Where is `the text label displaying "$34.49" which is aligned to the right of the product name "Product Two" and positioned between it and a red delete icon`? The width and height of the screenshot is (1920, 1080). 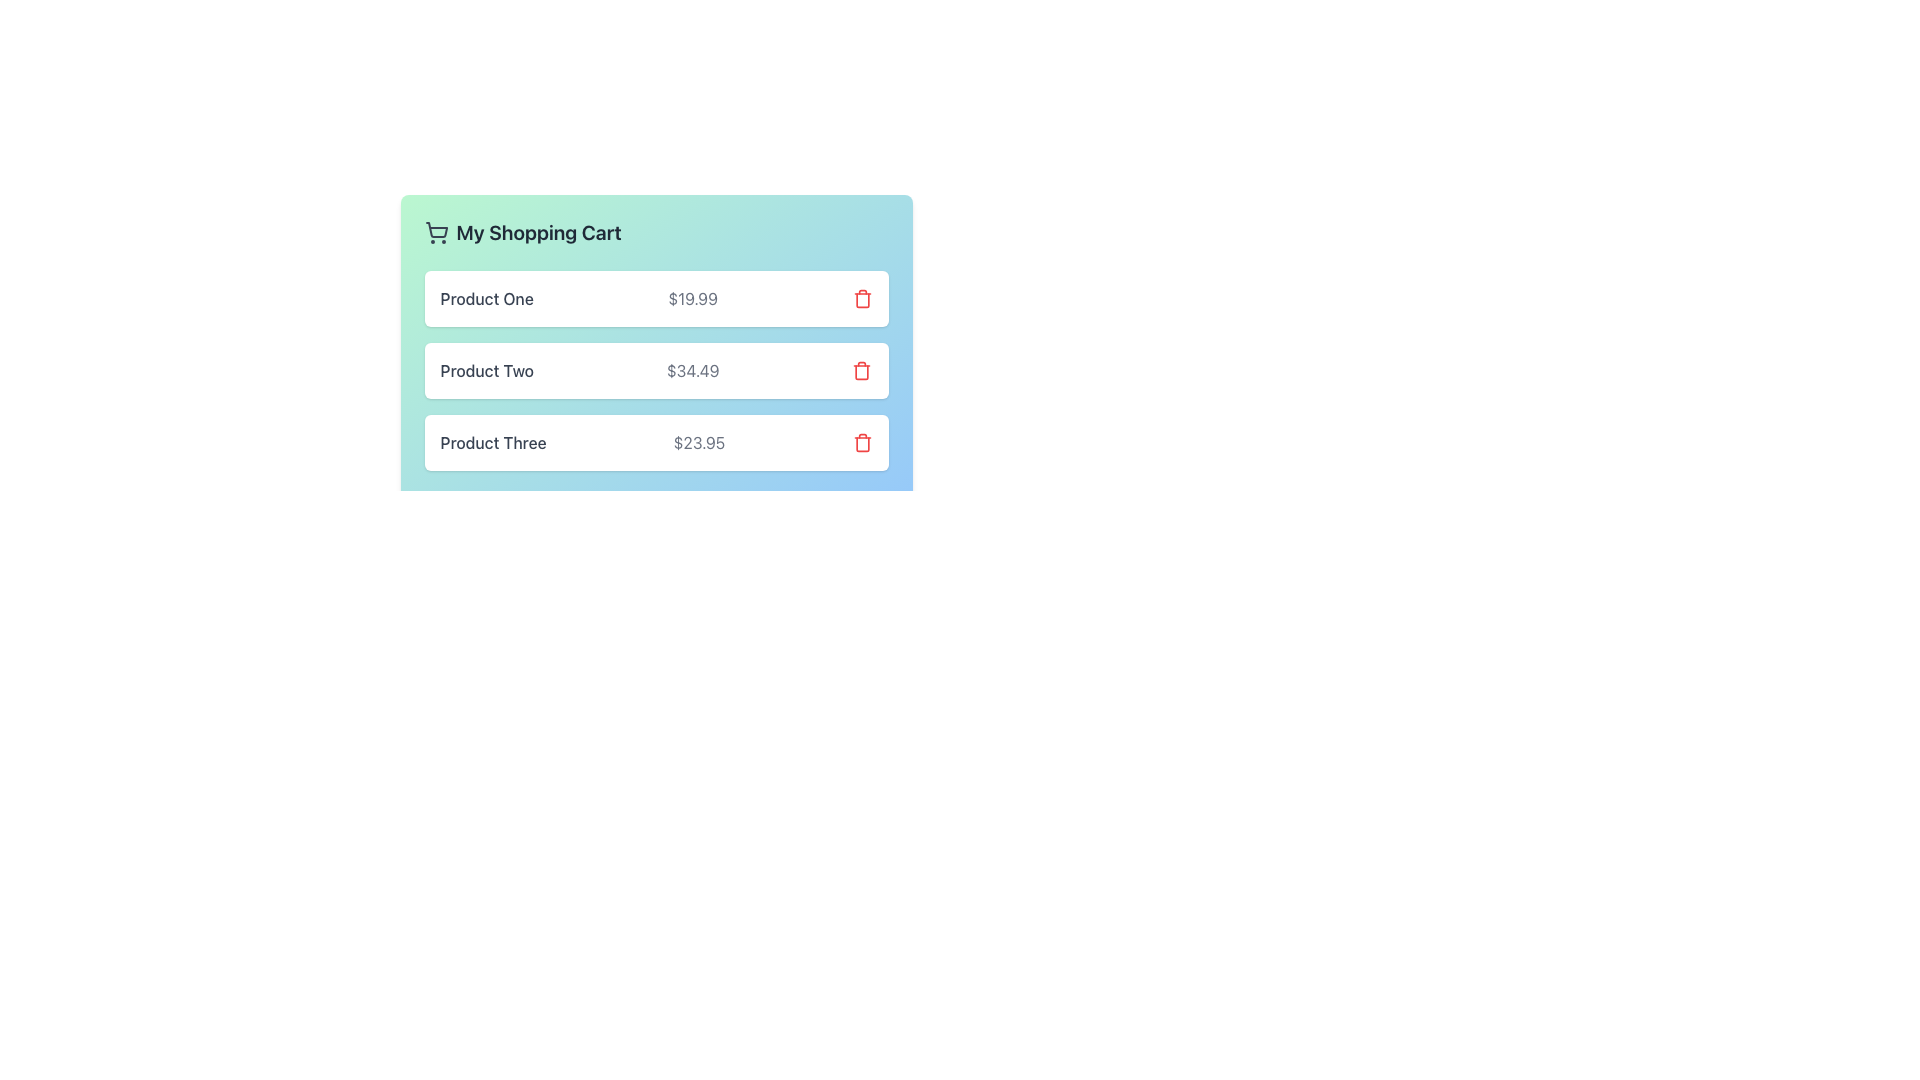
the text label displaying "$34.49" which is aligned to the right of the product name "Product Two" and positioned between it and a red delete icon is located at coordinates (693, 370).